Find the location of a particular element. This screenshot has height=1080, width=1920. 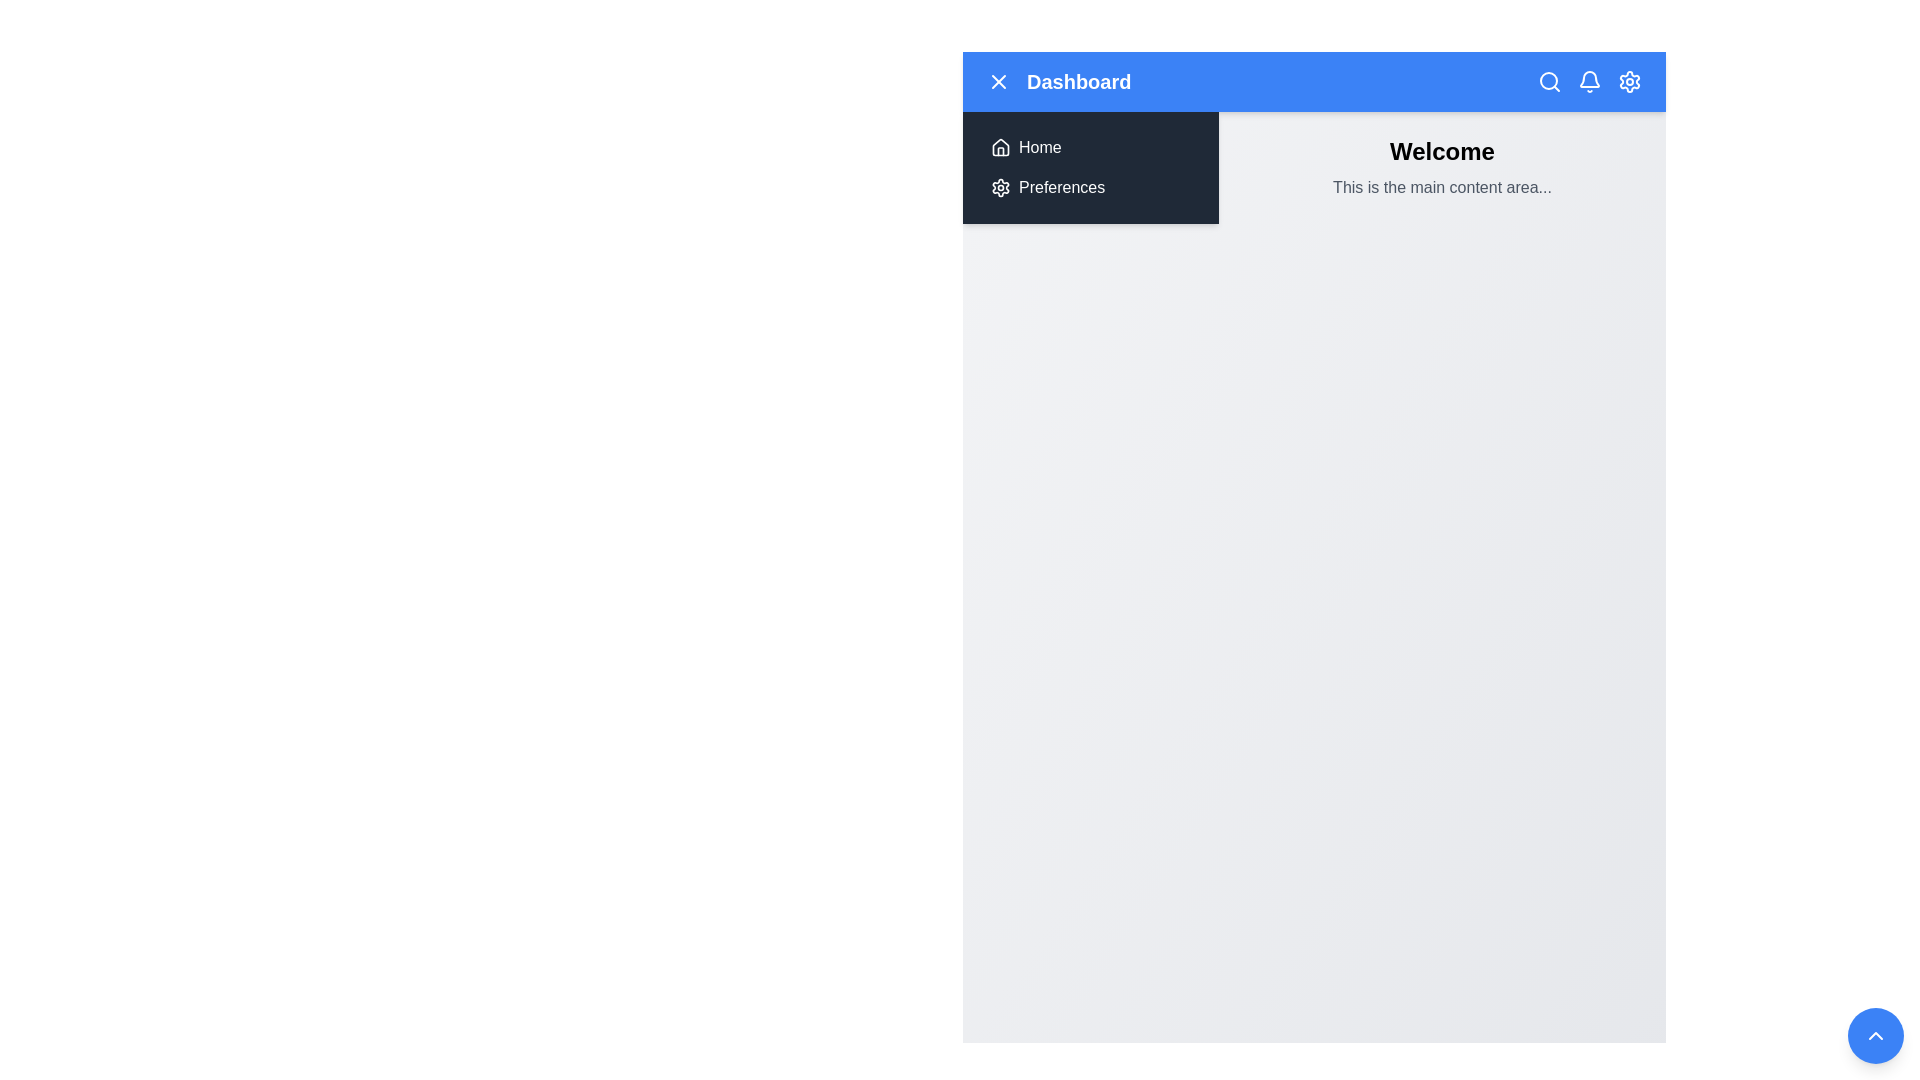

the 'Dashboard' Text Label located on the left side of the blue navigation bar, which serves as the title for the current page is located at coordinates (1058, 80).